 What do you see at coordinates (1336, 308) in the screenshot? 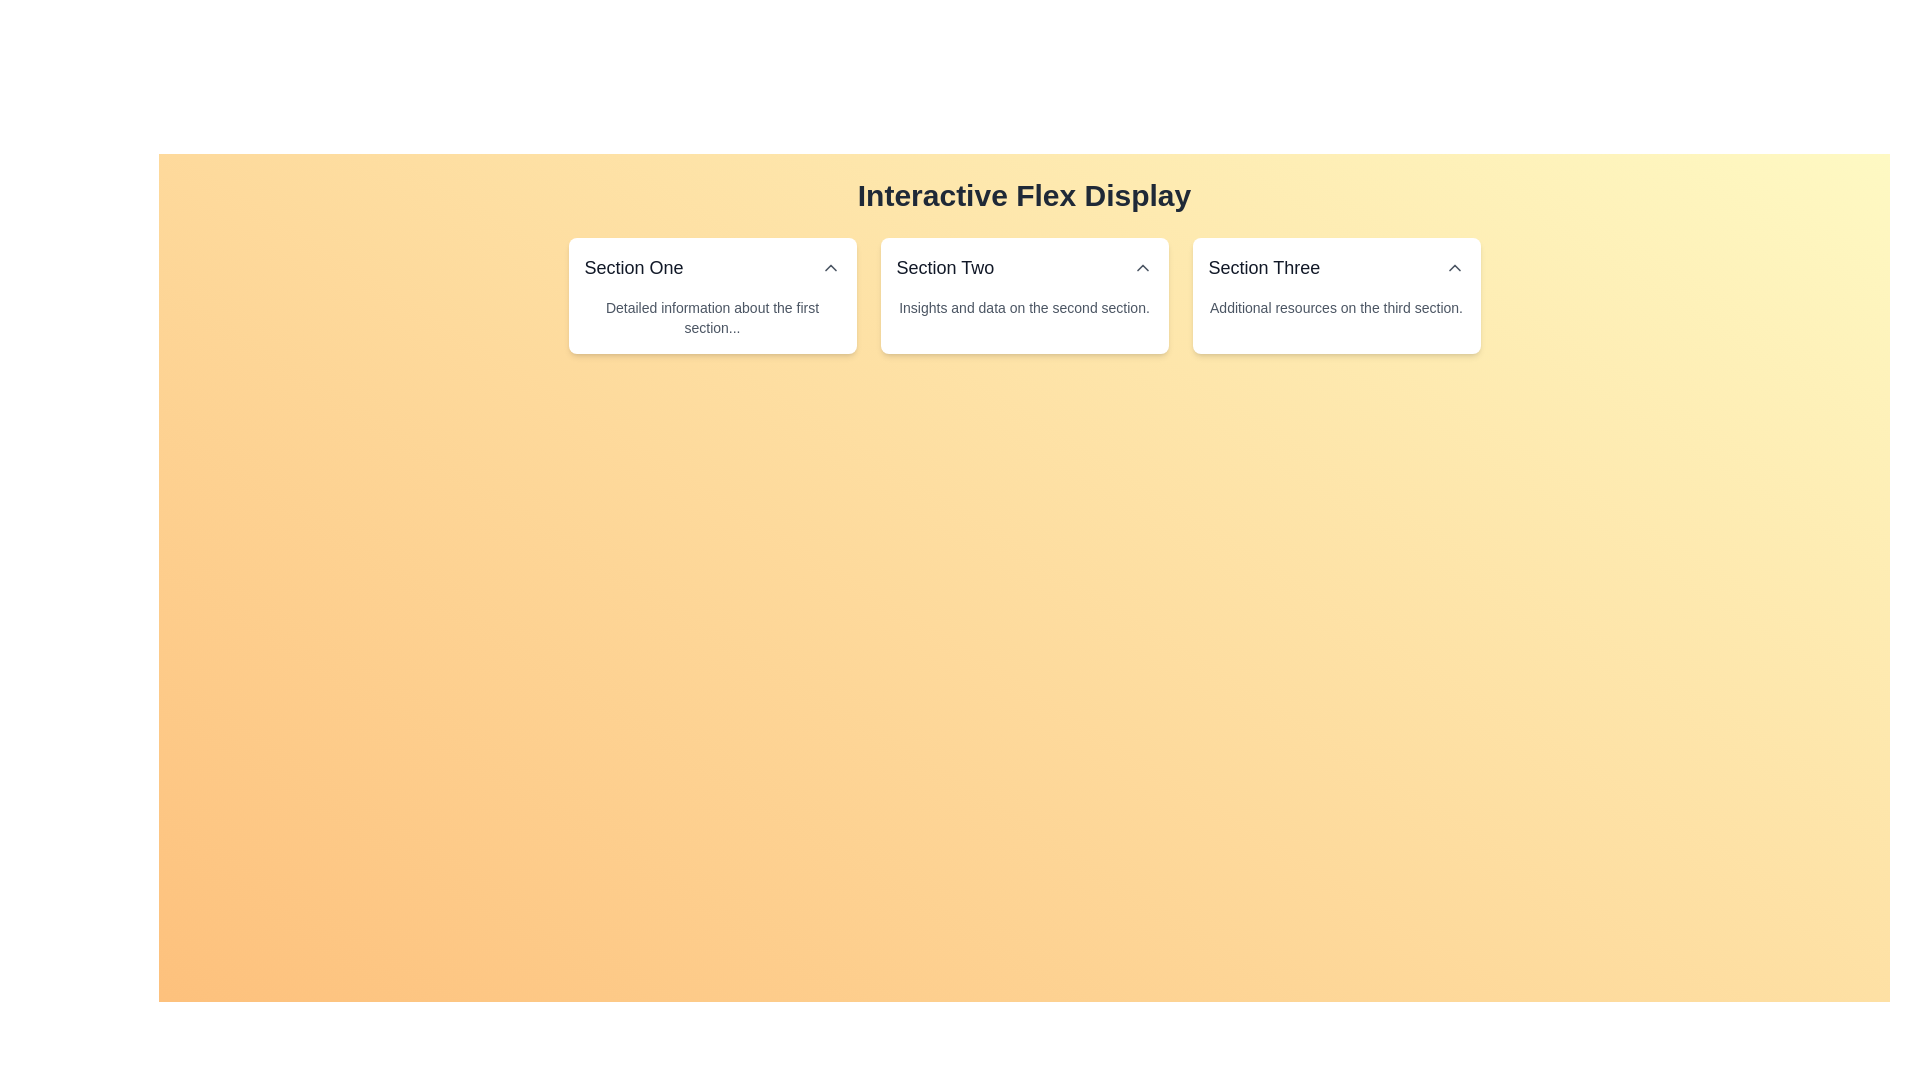
I see `the static text element that displays 'Additional resources on the third section.' located below the heading 'Section Three' in the third card of a horizontal set of three cards` at bounding box center [1336, 308].